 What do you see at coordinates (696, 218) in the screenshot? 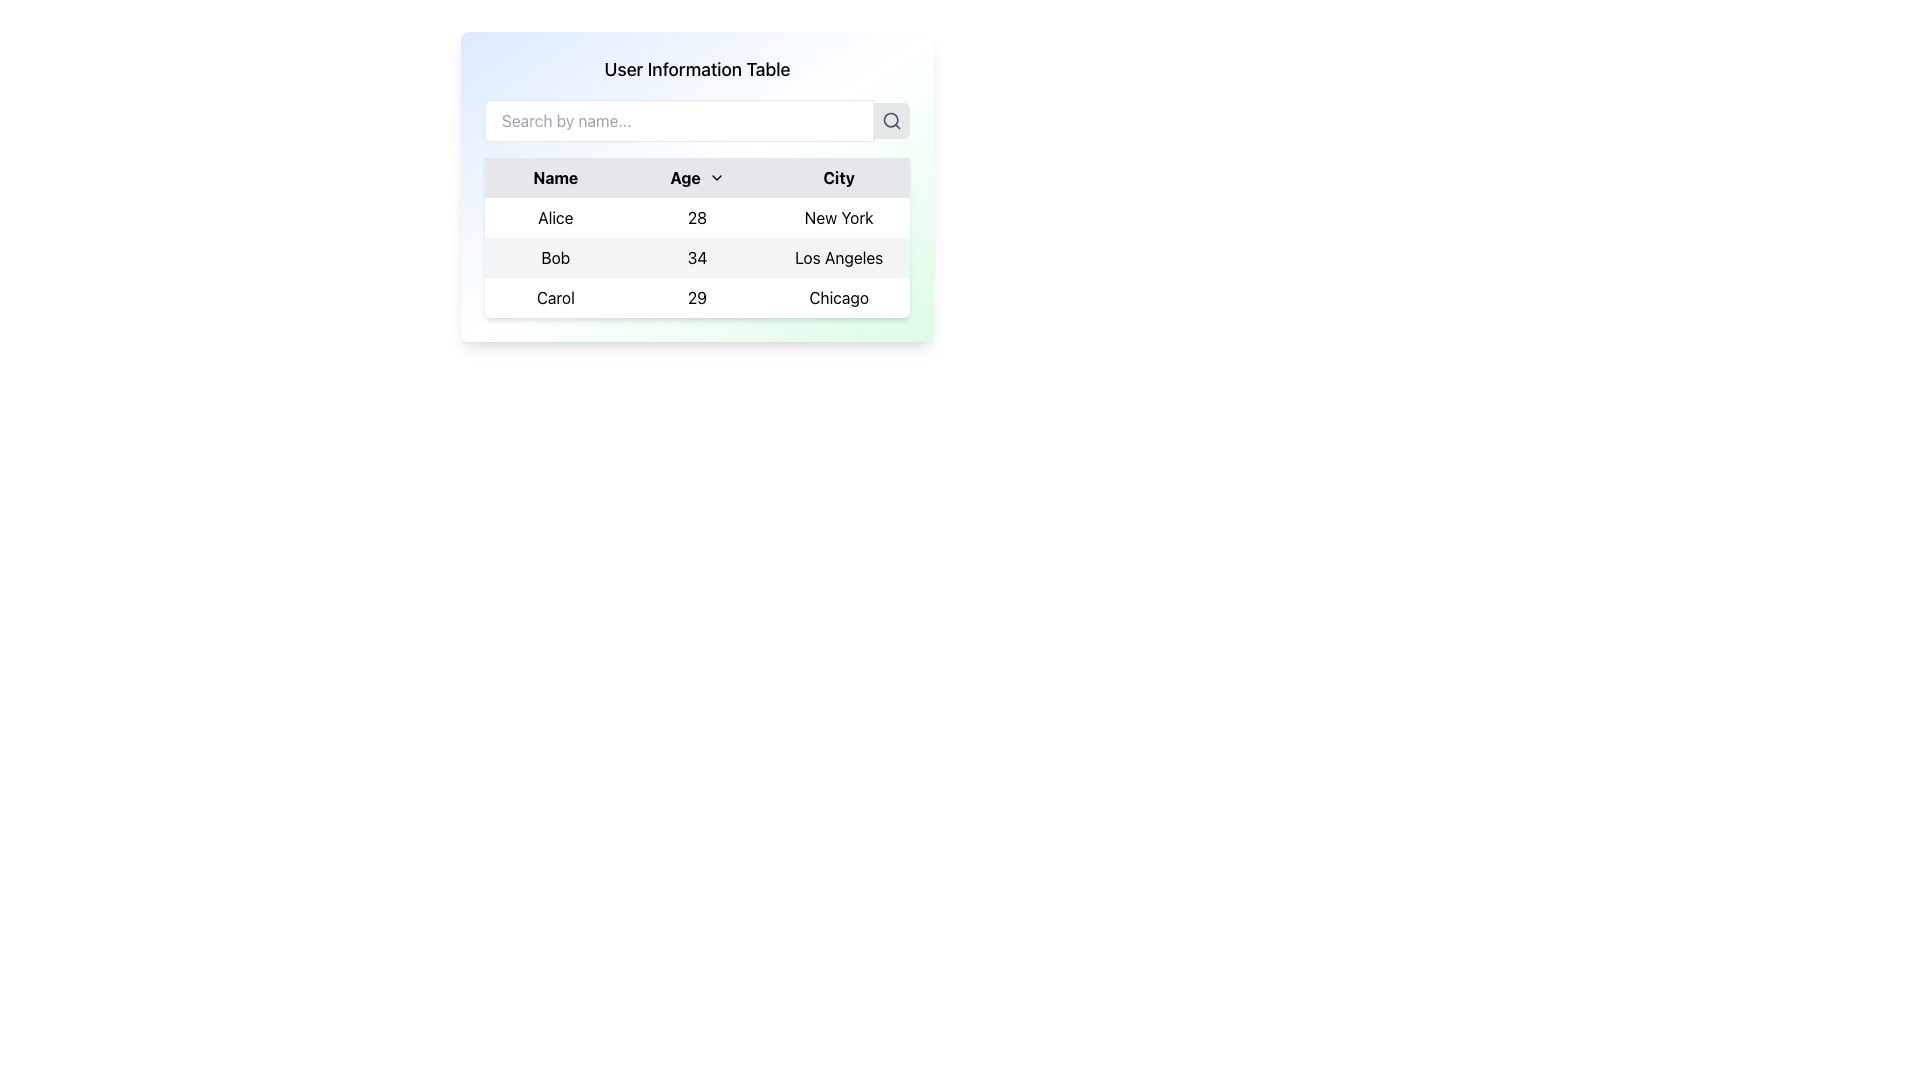
I see `the table cell displaying the number '28' in the 'Age' column` at bounding box center [696, 218].